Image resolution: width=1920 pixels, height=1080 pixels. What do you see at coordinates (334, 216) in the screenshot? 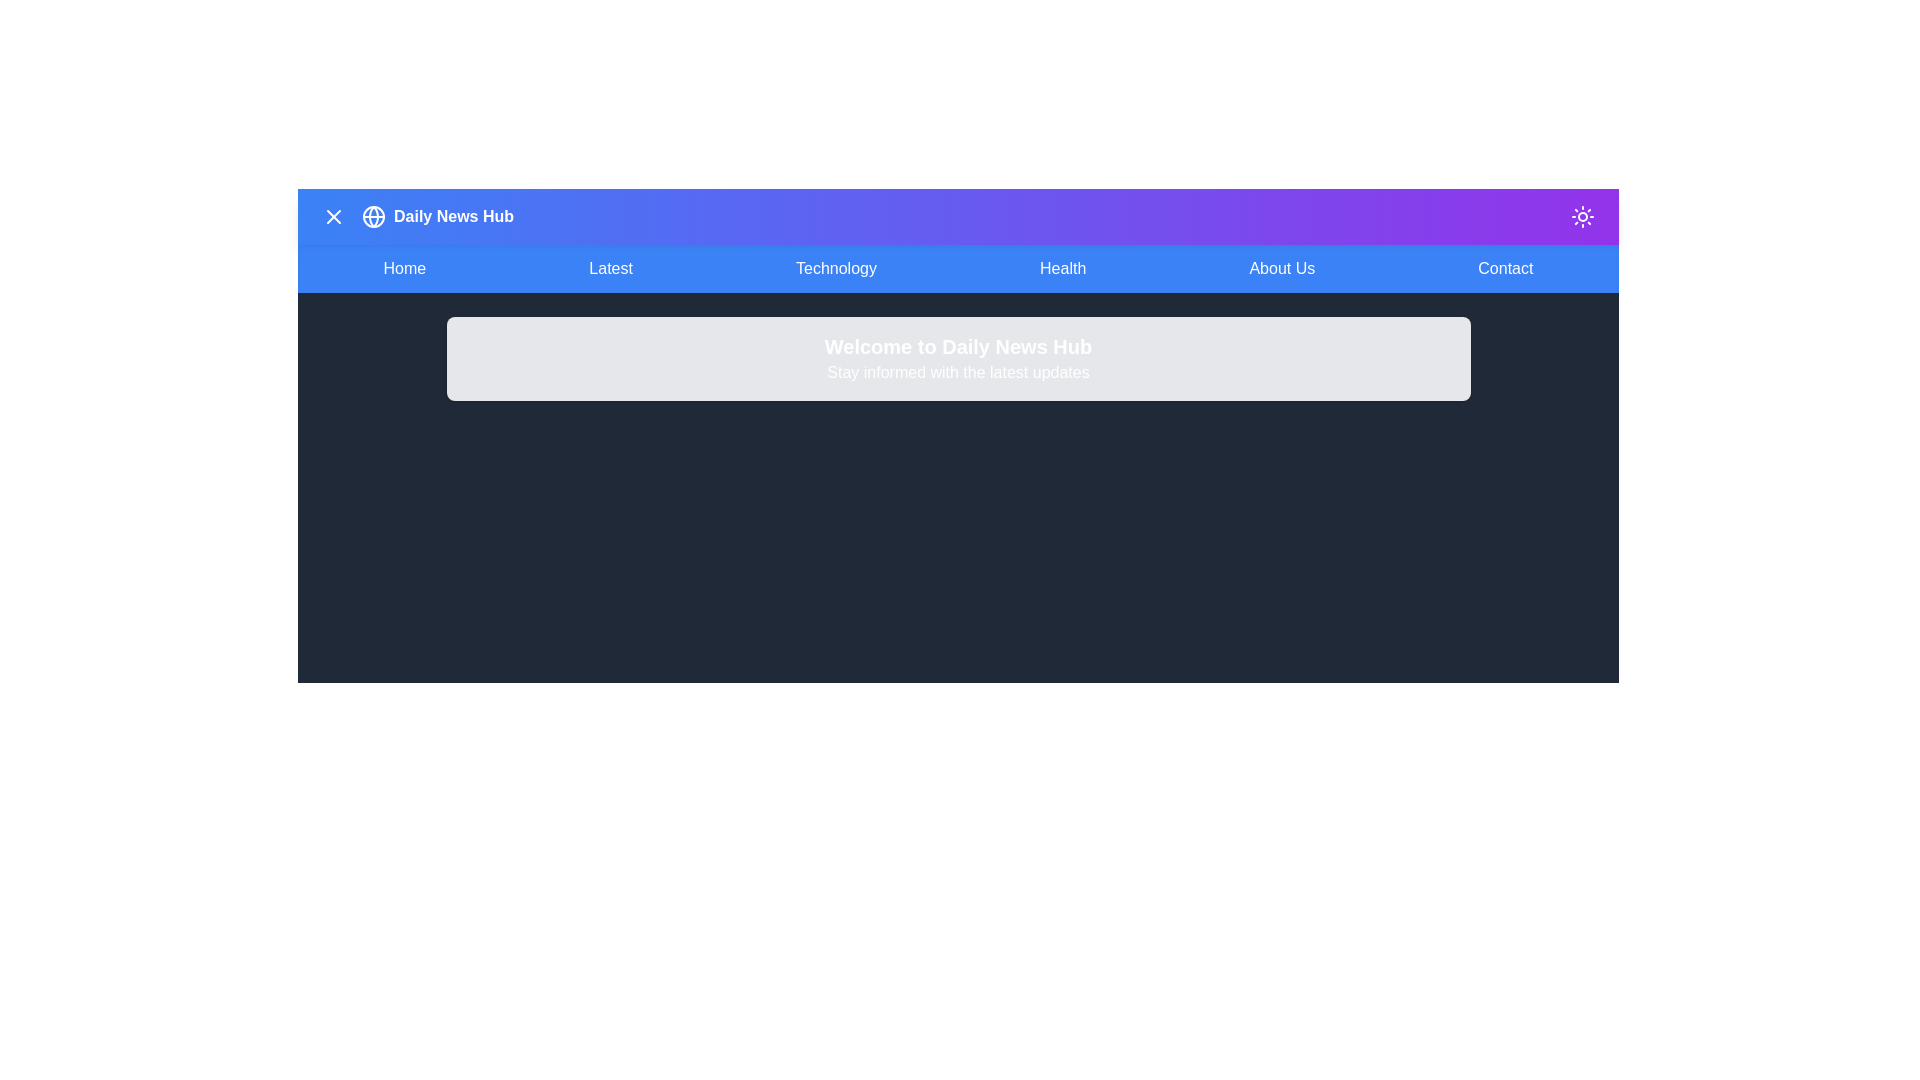
I see `toggle button on the top-left corner of the app bar to toggle the menu visibility` at bounding box center [334, 216].